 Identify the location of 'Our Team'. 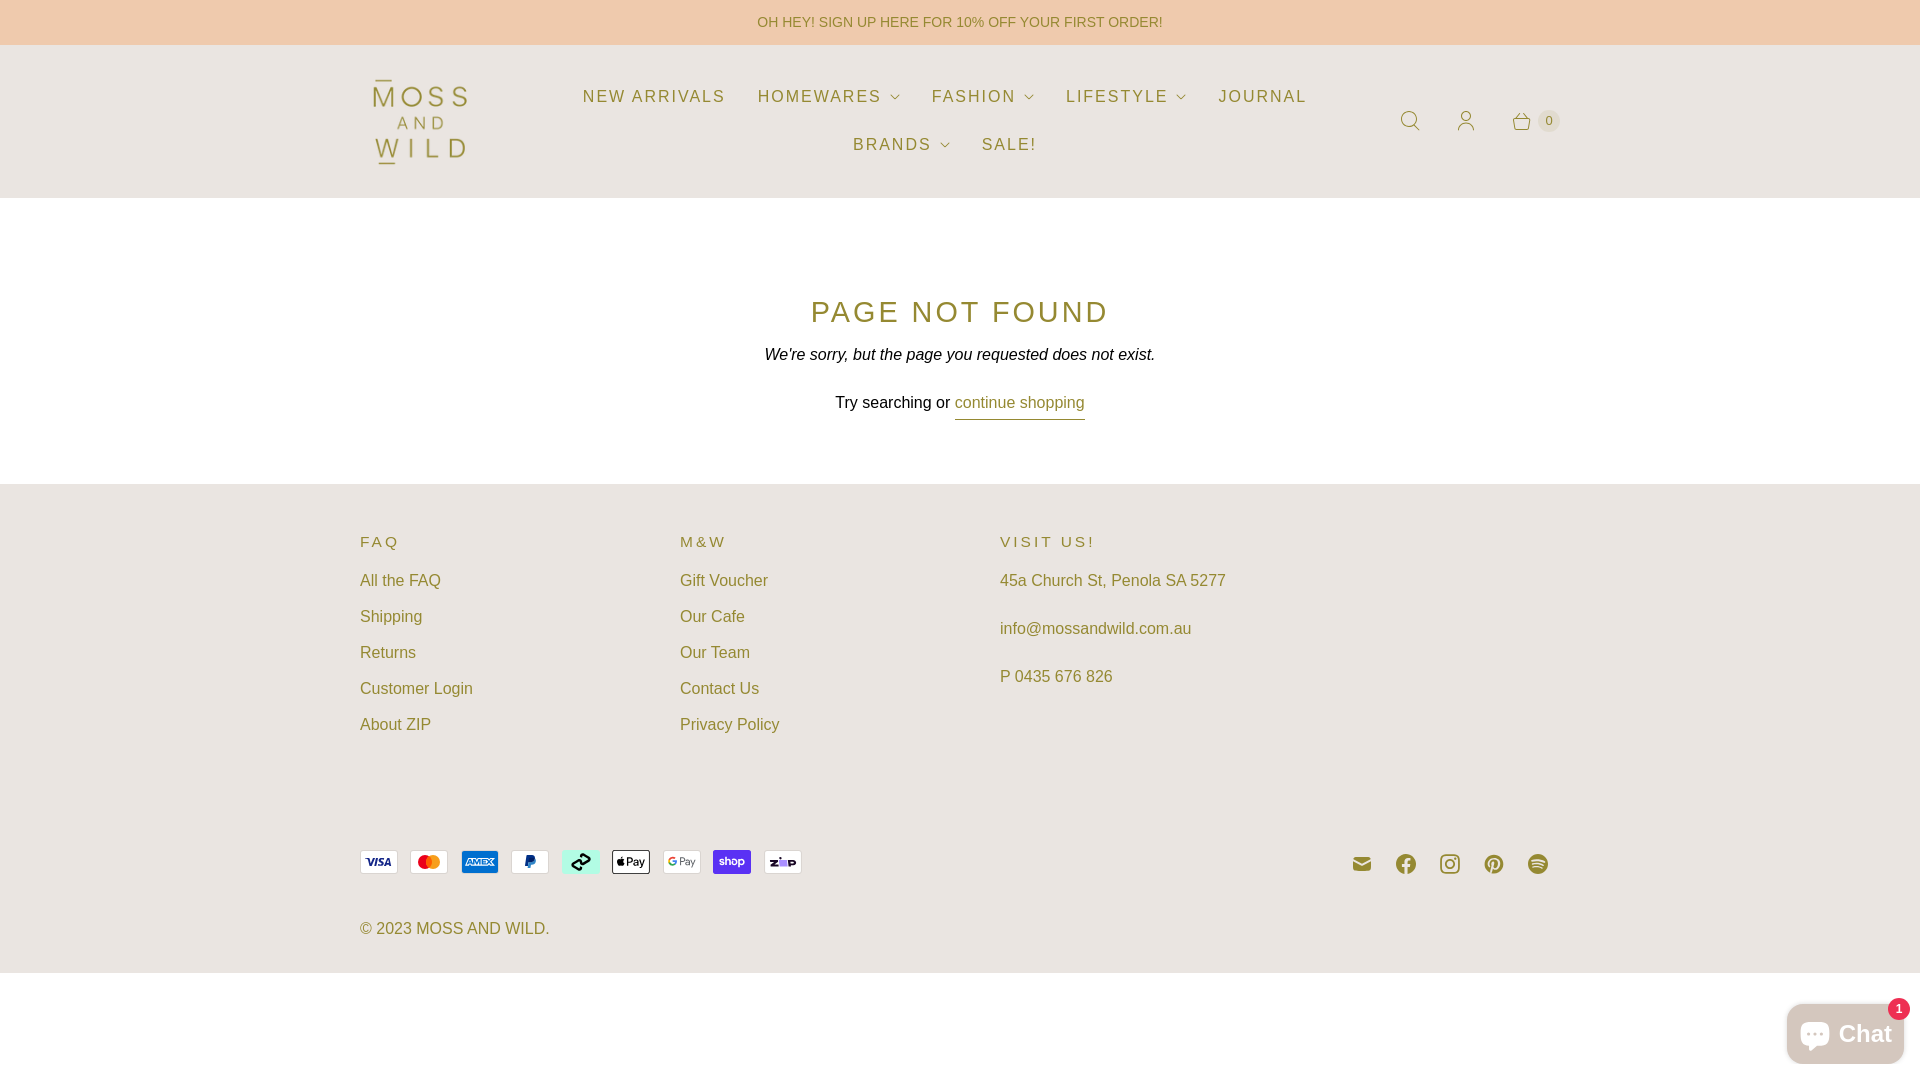
(715, 652).